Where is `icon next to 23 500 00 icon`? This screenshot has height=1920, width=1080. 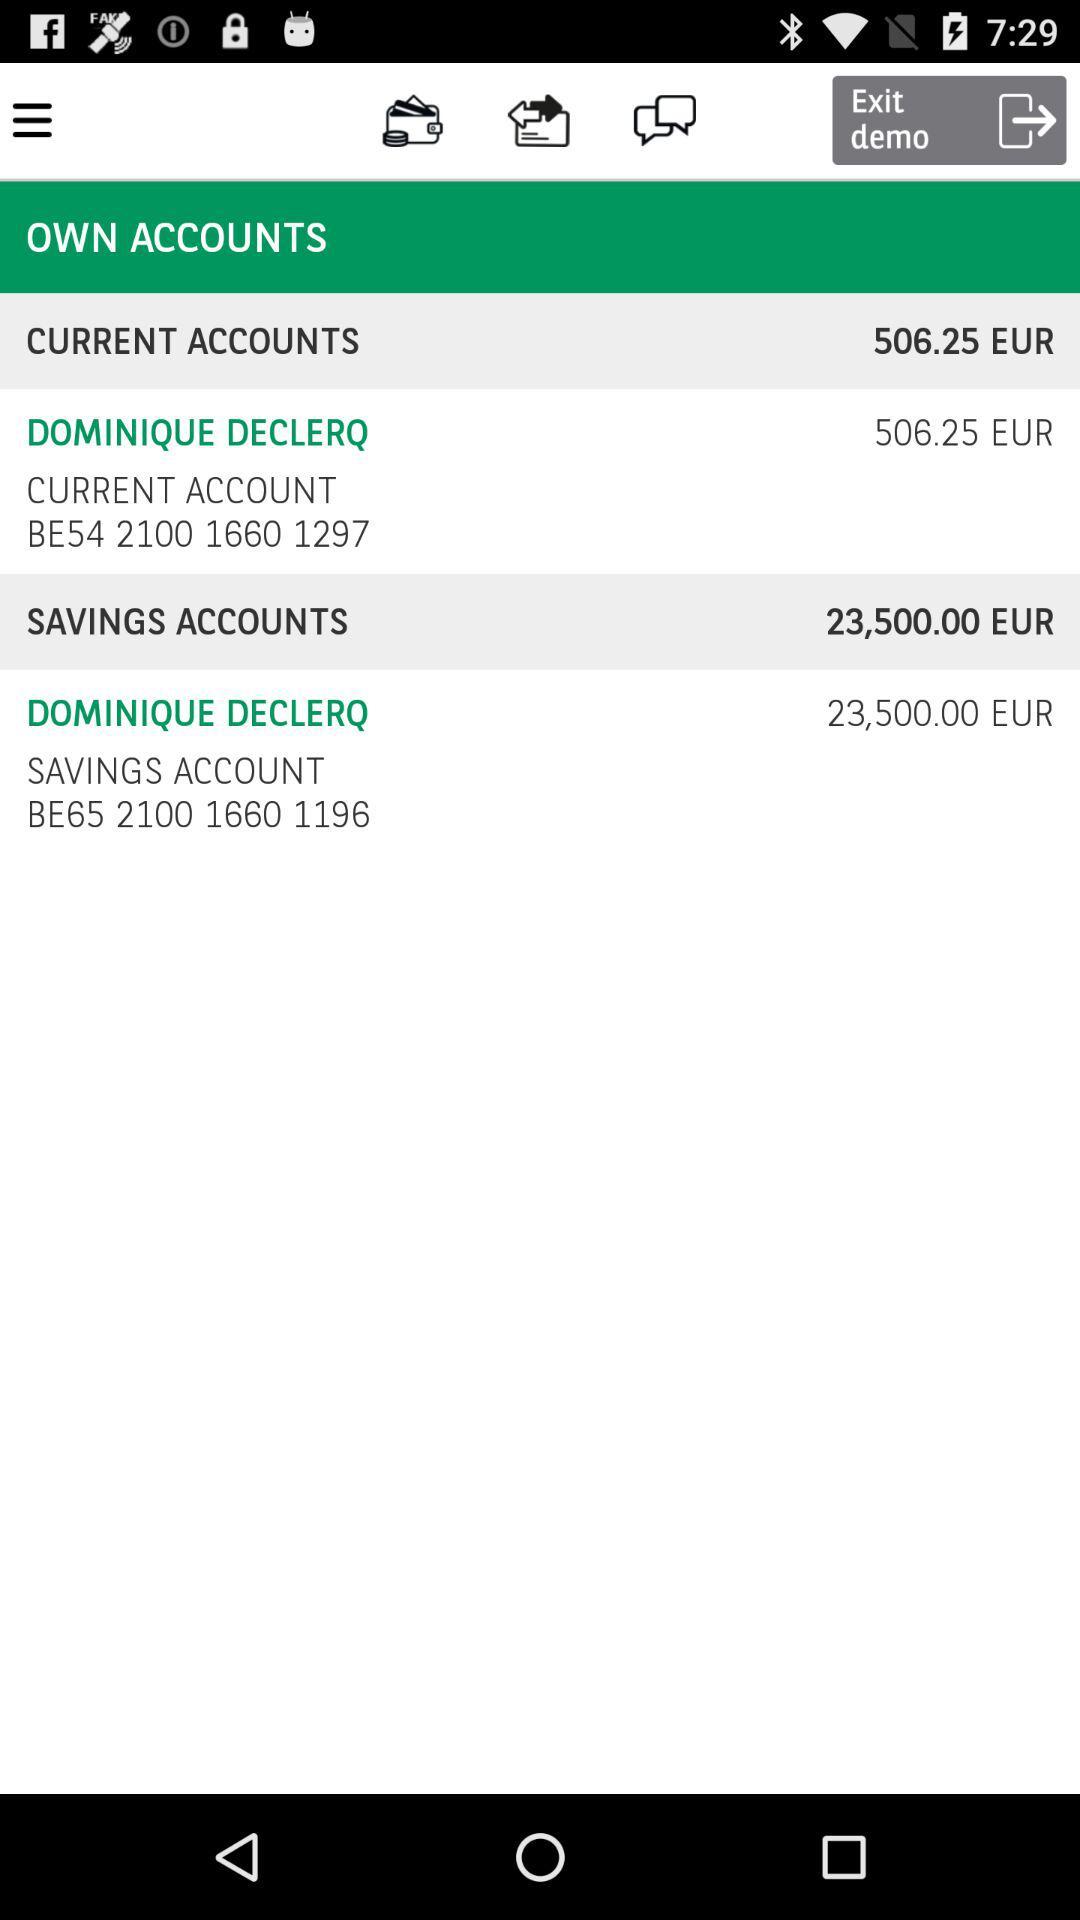 icon next to 23 500 00 icon is located at coordinates (174, 770).